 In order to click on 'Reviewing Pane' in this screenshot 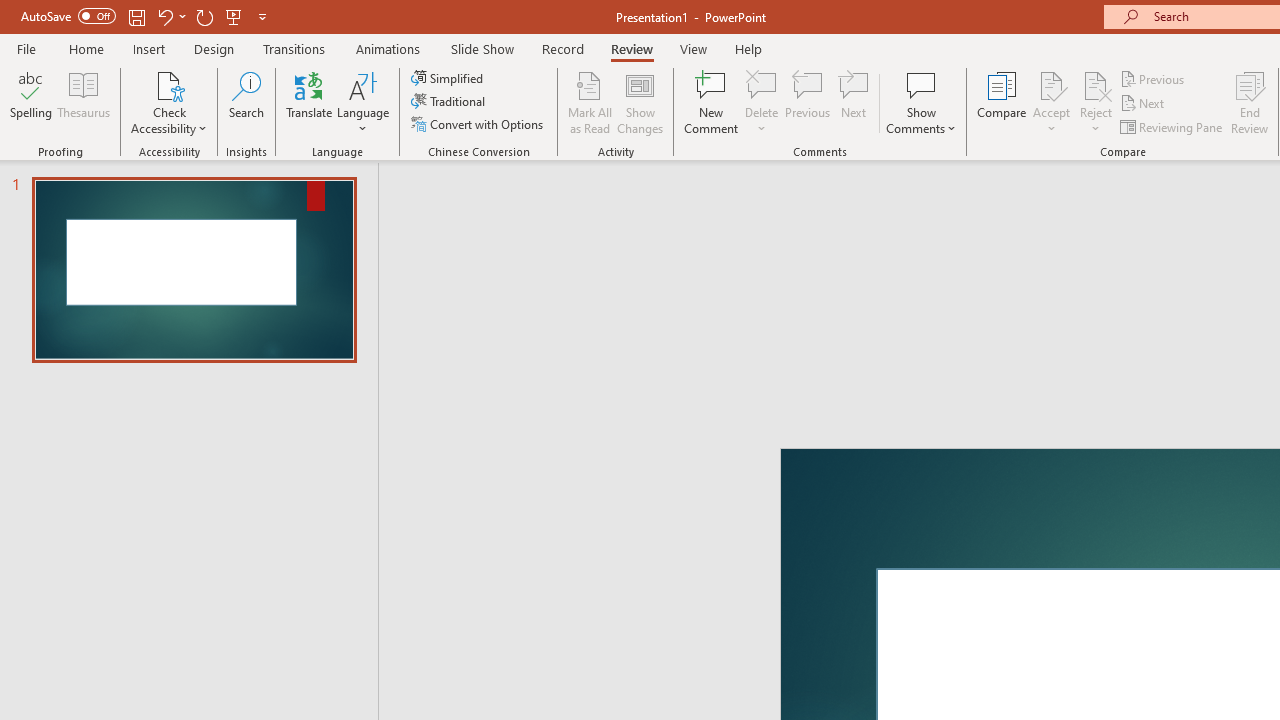, I will do `click(1173, 127)`.